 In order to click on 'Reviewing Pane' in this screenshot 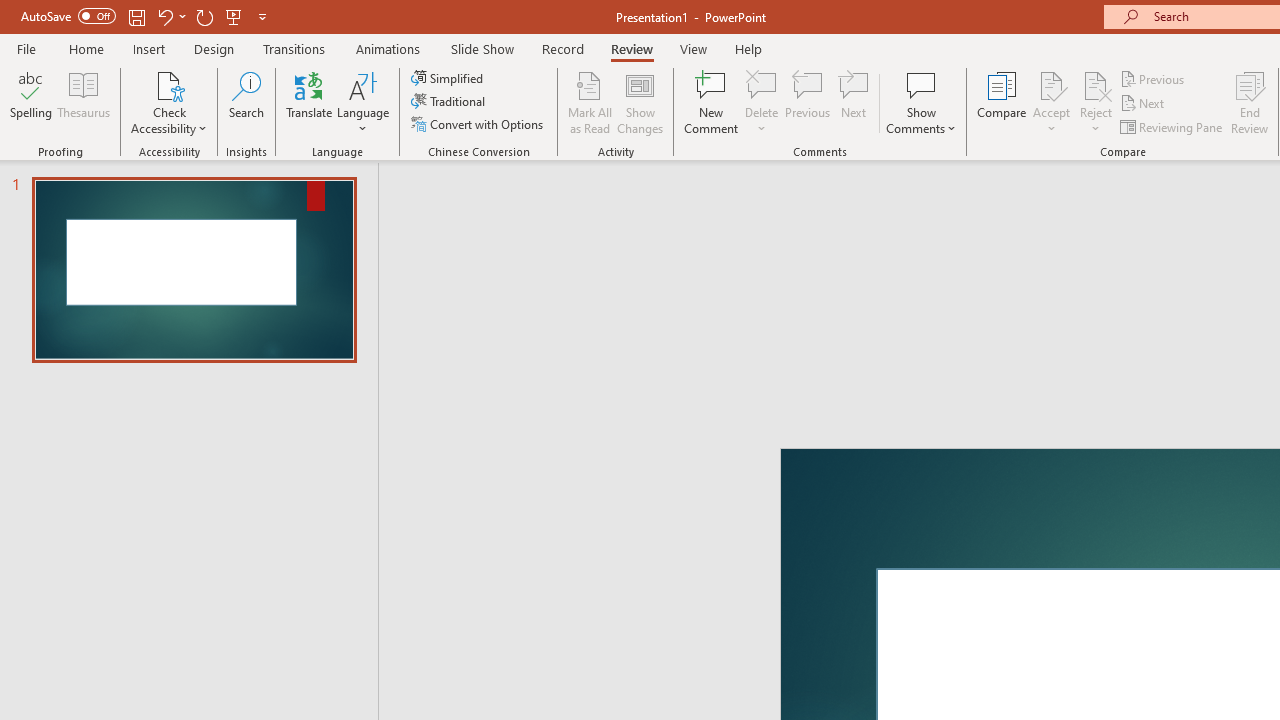, I will do `click(1173, 127)`.